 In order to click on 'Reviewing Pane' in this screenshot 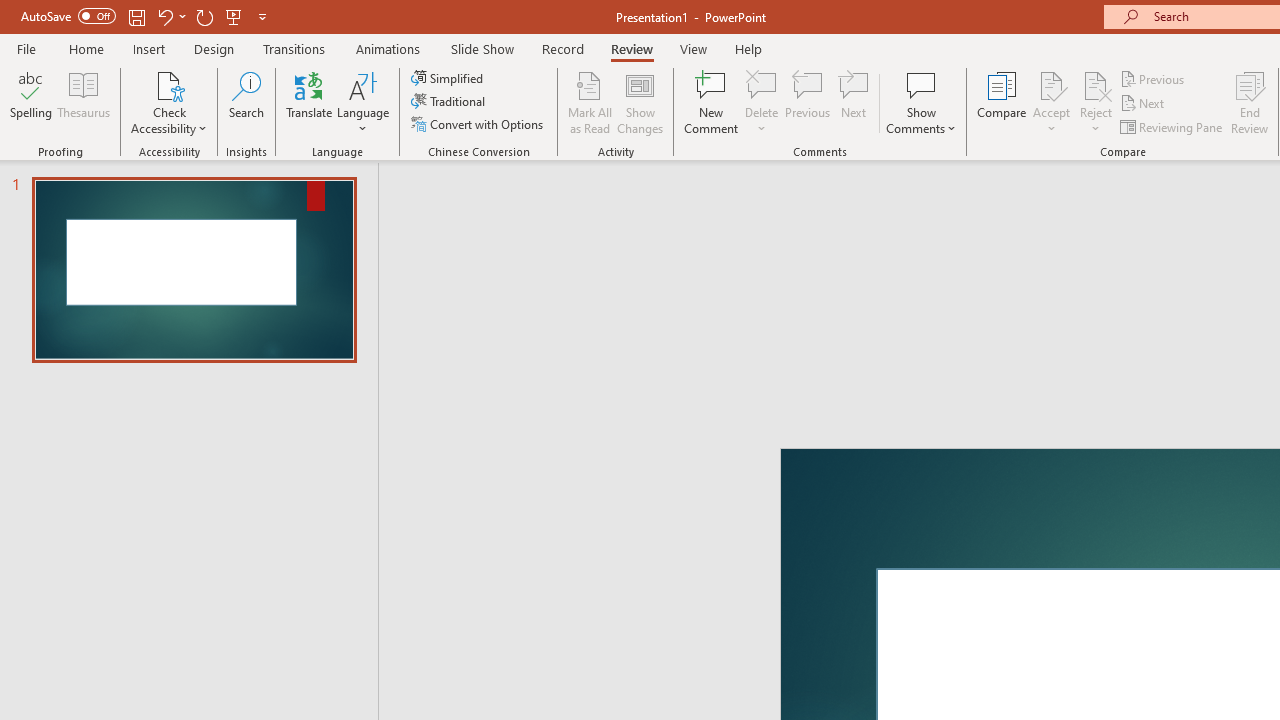, I will do `click(1173, 127)`.